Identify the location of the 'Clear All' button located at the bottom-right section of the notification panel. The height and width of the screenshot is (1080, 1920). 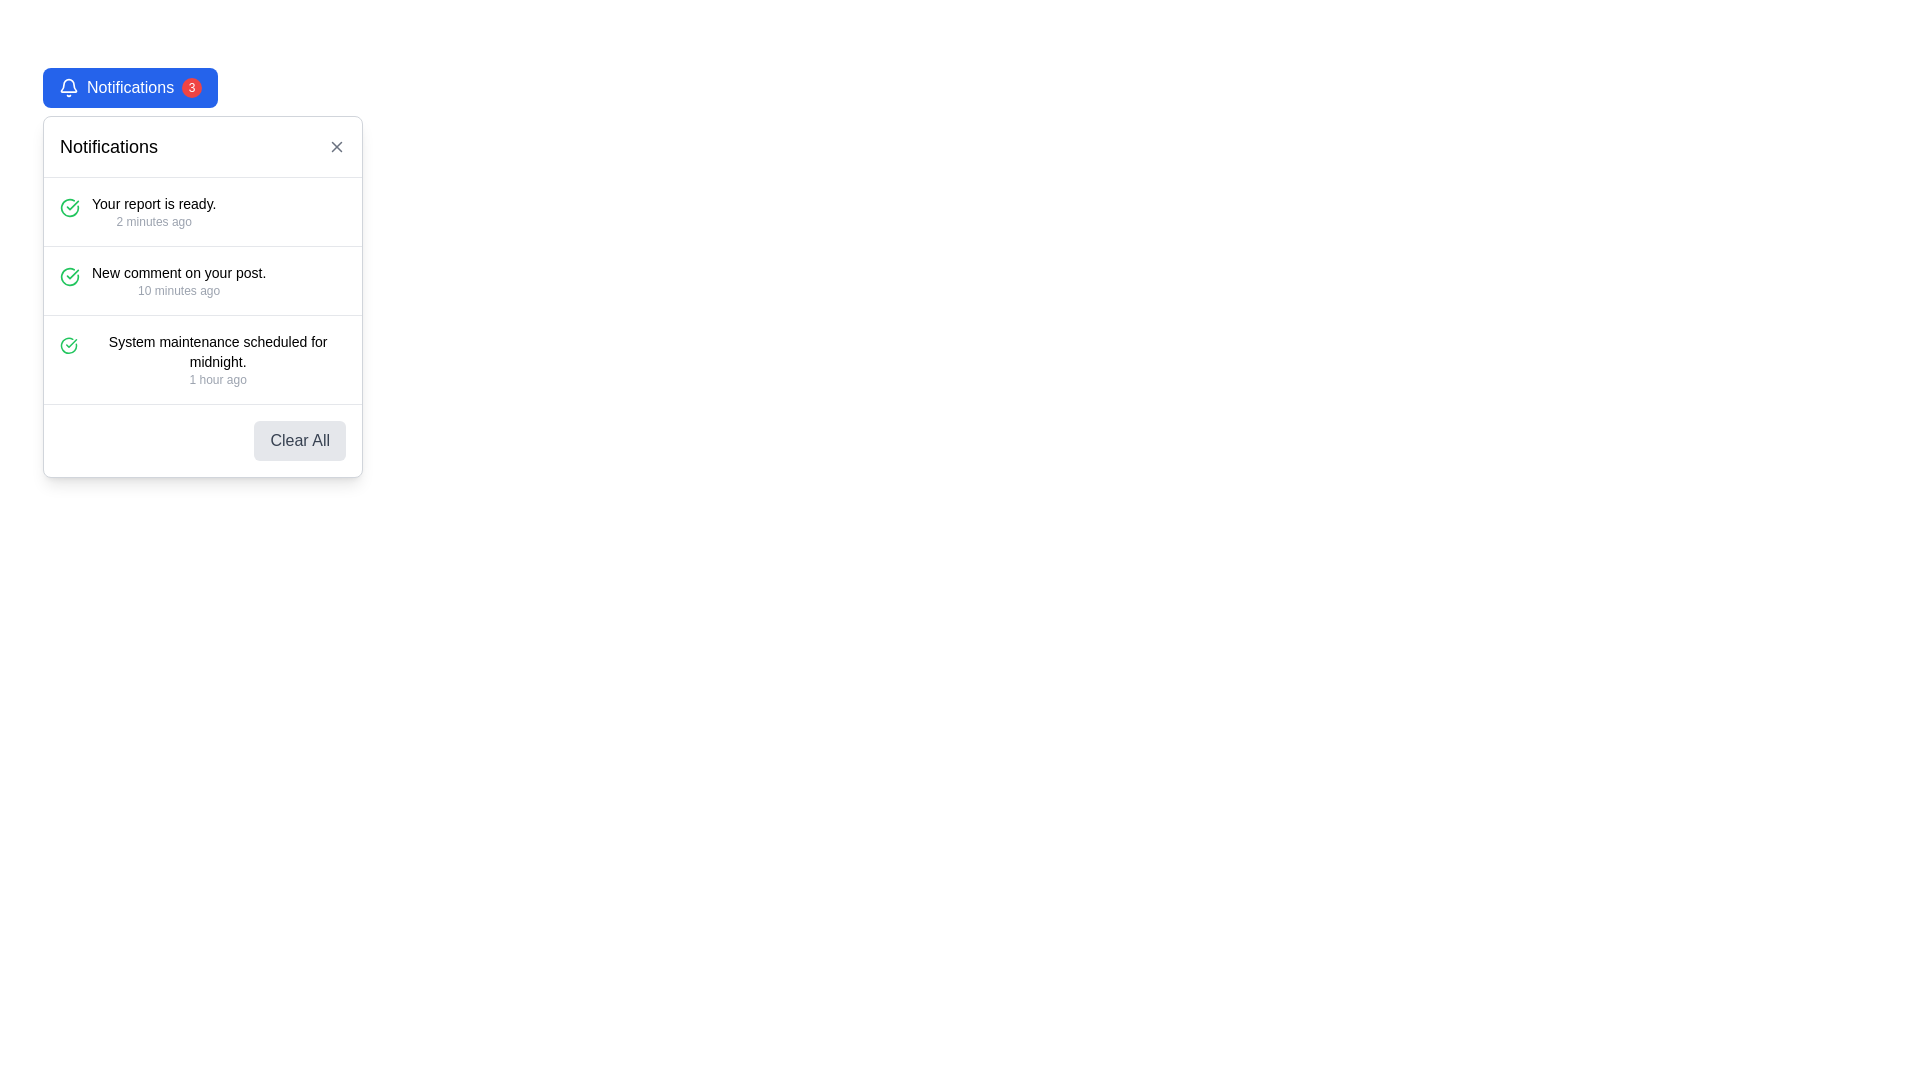
(202, 438).